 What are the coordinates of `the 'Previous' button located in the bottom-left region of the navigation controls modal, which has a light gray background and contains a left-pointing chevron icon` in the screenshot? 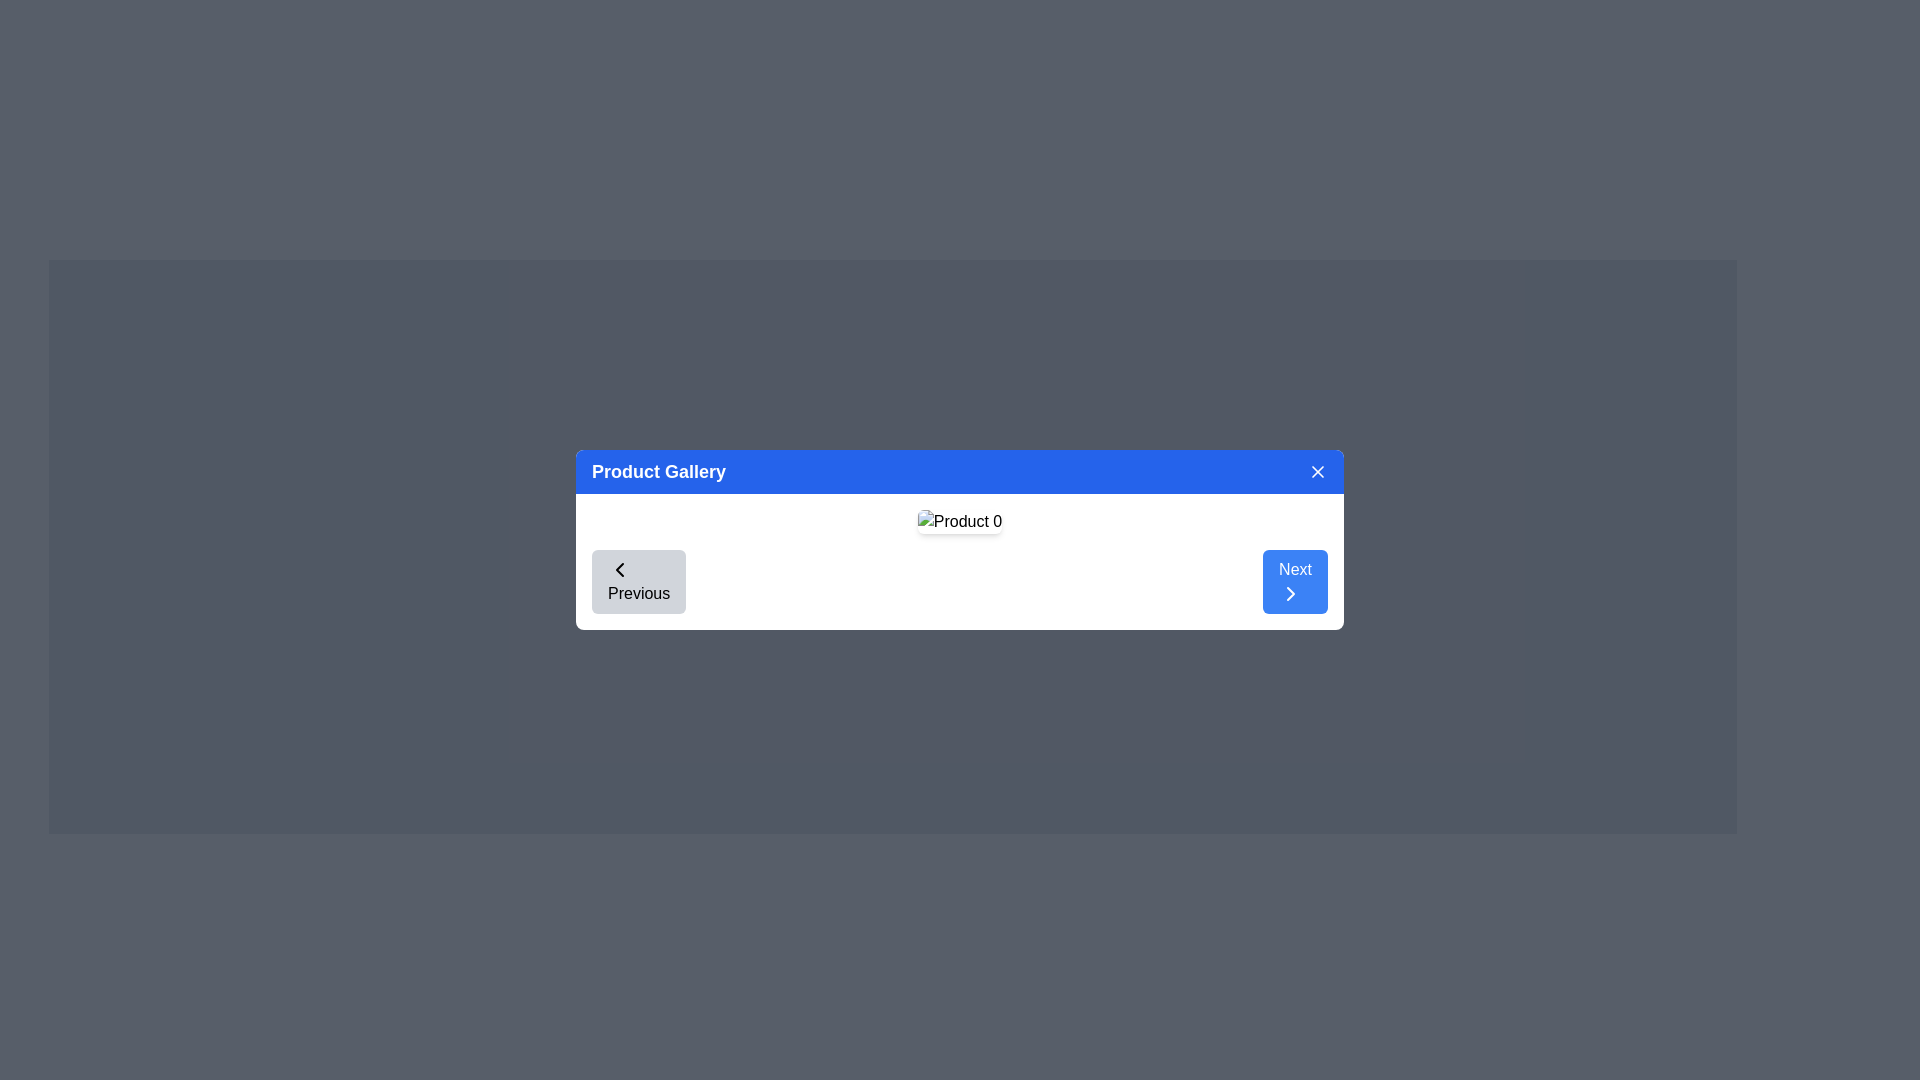 It's located at (638, 582).